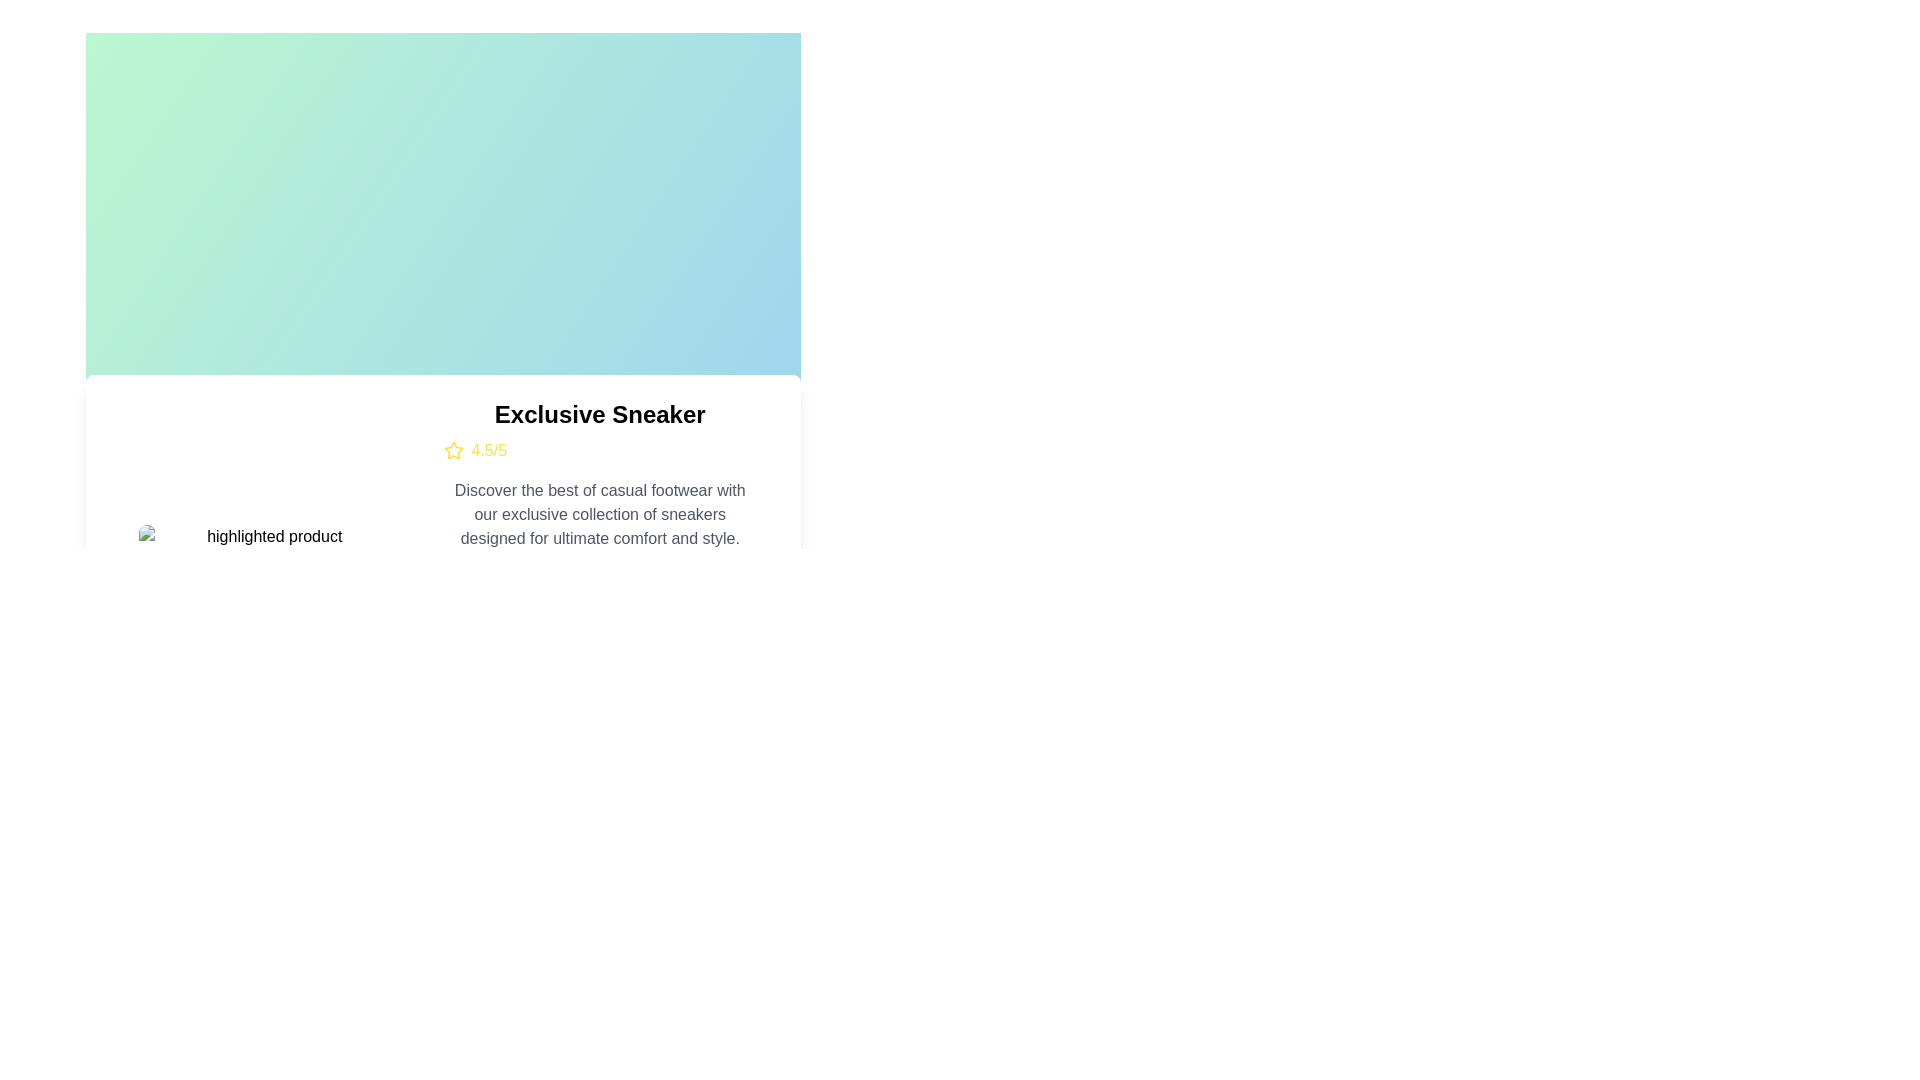  What do you see at coordinates (599, 514) in the screenshot?
I see `paragraph text in gray color that provides a description related to casual footwear and sneakers, located below the heading 'Exclusive Sneaker' and rating '4.5/5'` at bounding box center [599, 514].